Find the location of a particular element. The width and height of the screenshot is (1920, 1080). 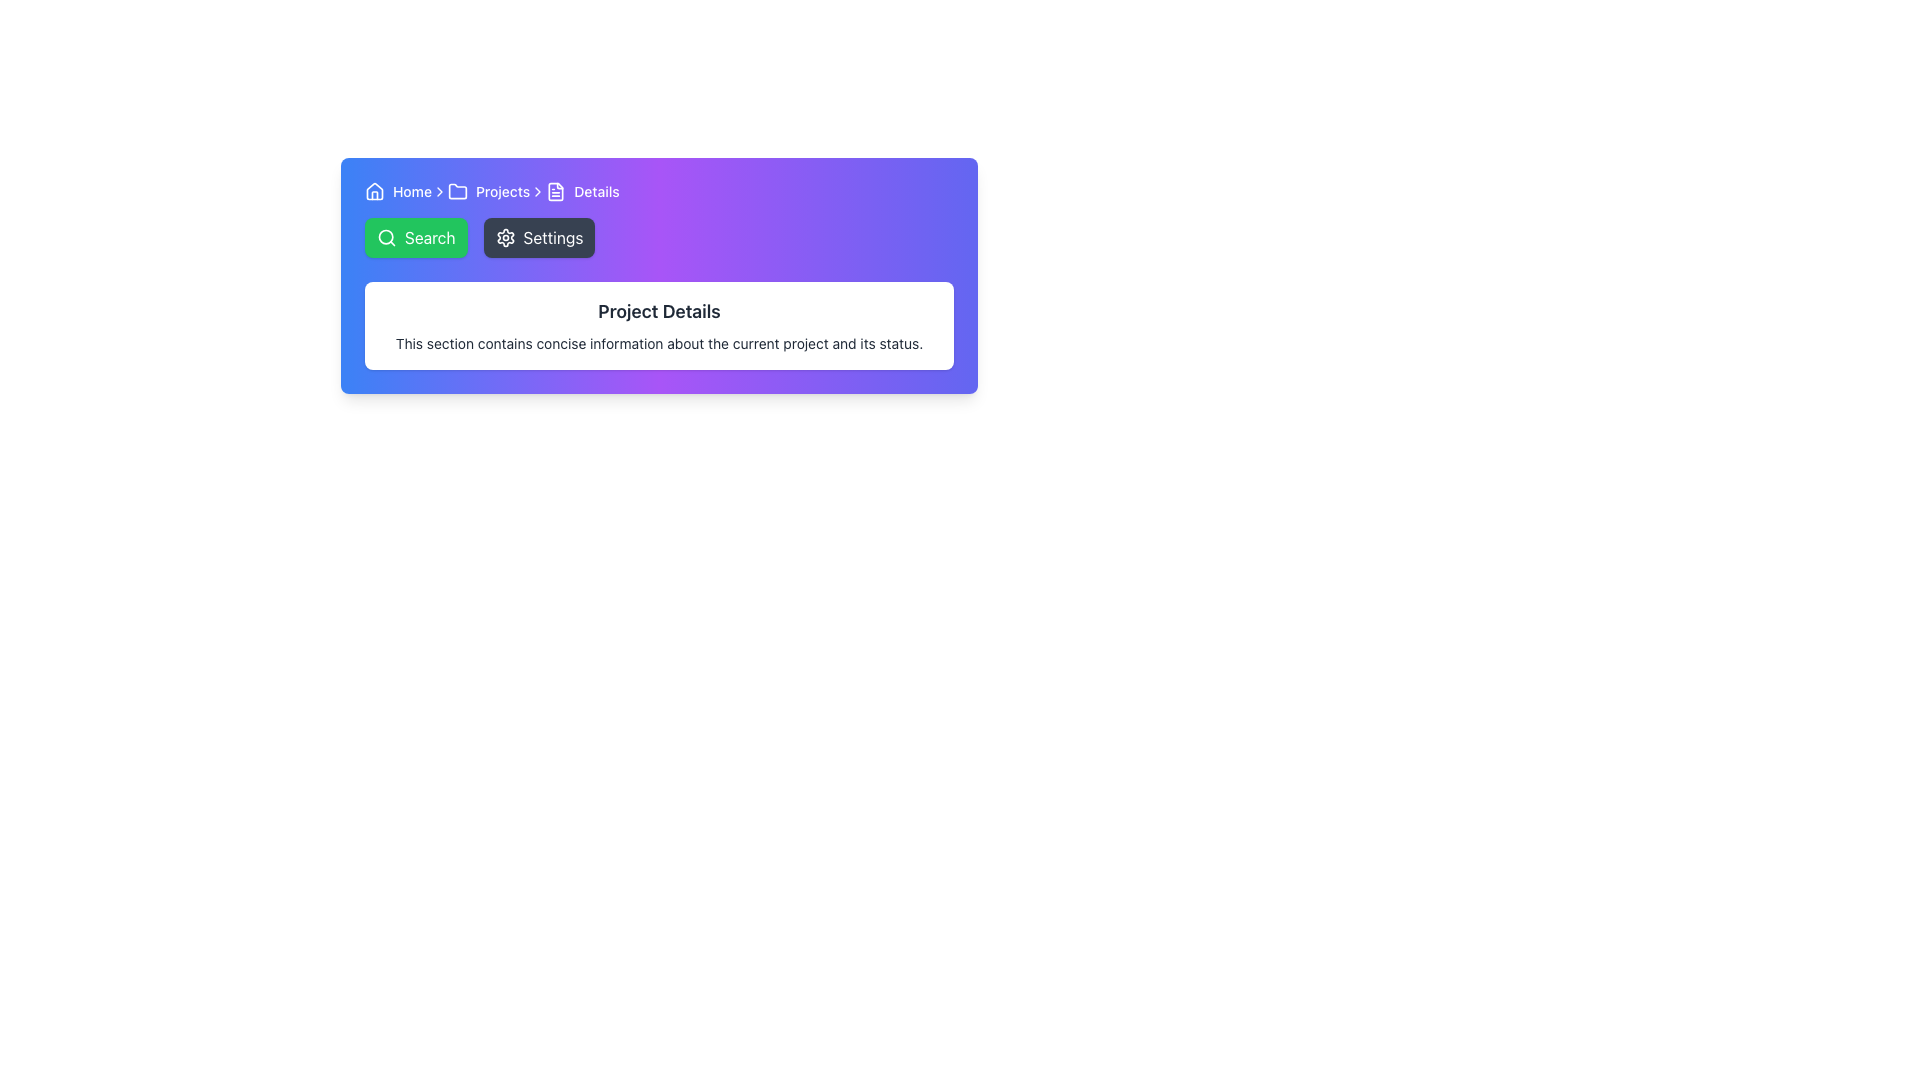

small circular icon with a magnifying glass graphic, located inside the green 'Search' button, by performing a right-click action is located at coordinates (387, 237).